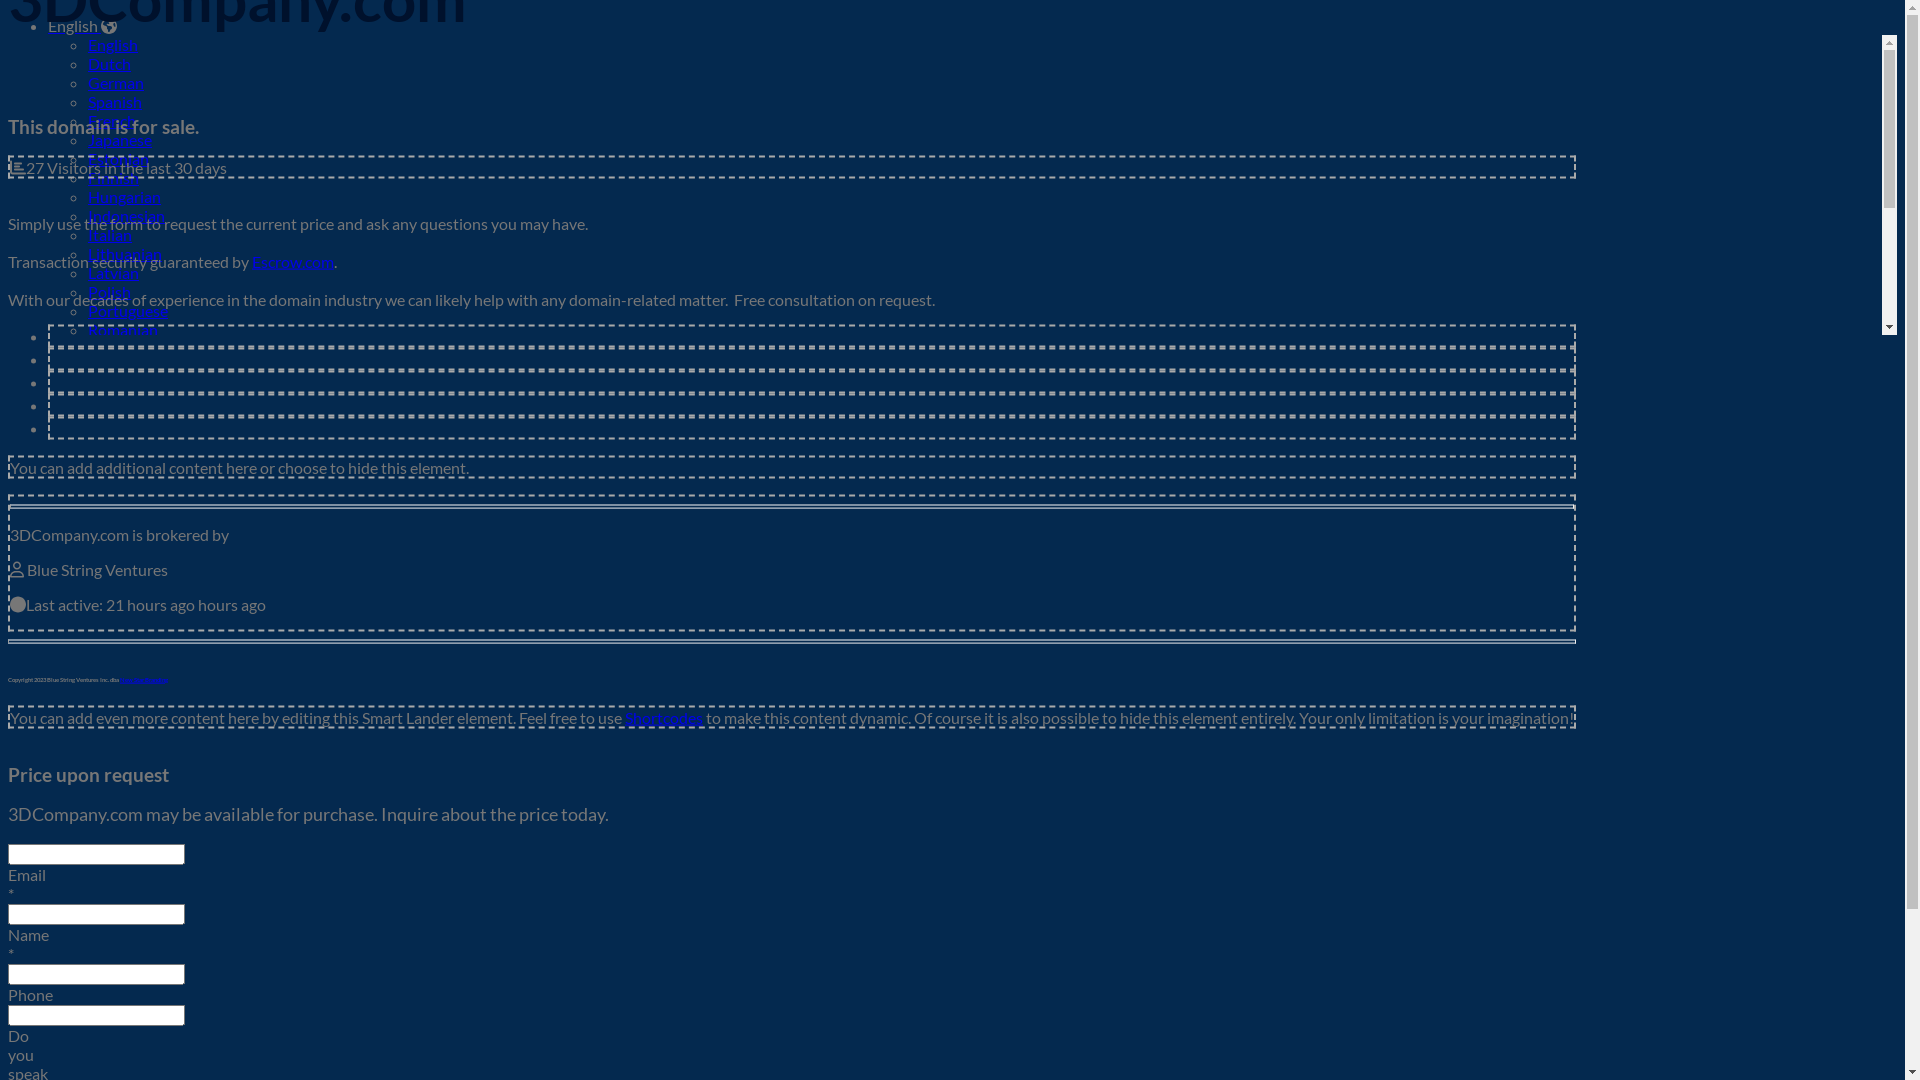 The image size is (1920, 1080). Describe the element at coordinates (86, 310) in the screenshot. I see `'Portuguese'` at that location.